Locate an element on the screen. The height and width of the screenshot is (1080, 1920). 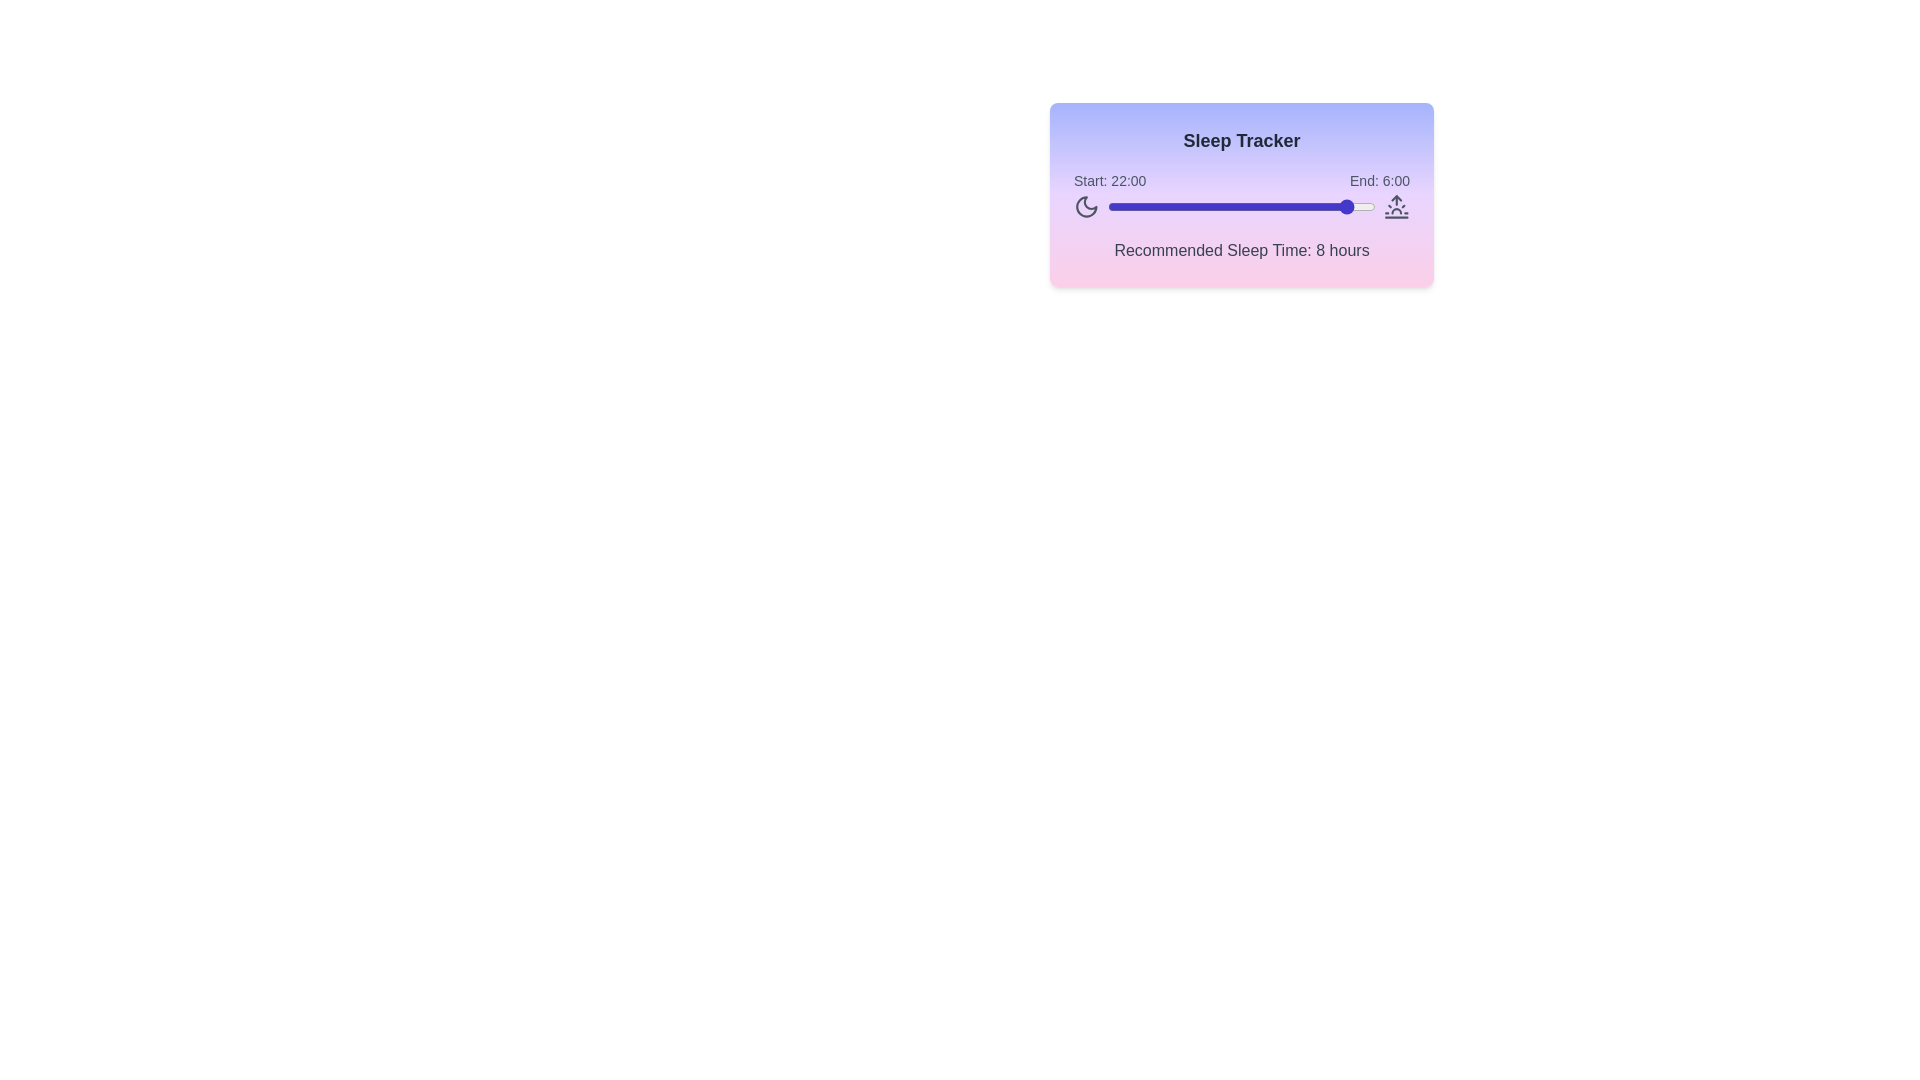
the sunrise icon to interact with it is located at coordinates (1396, 207).